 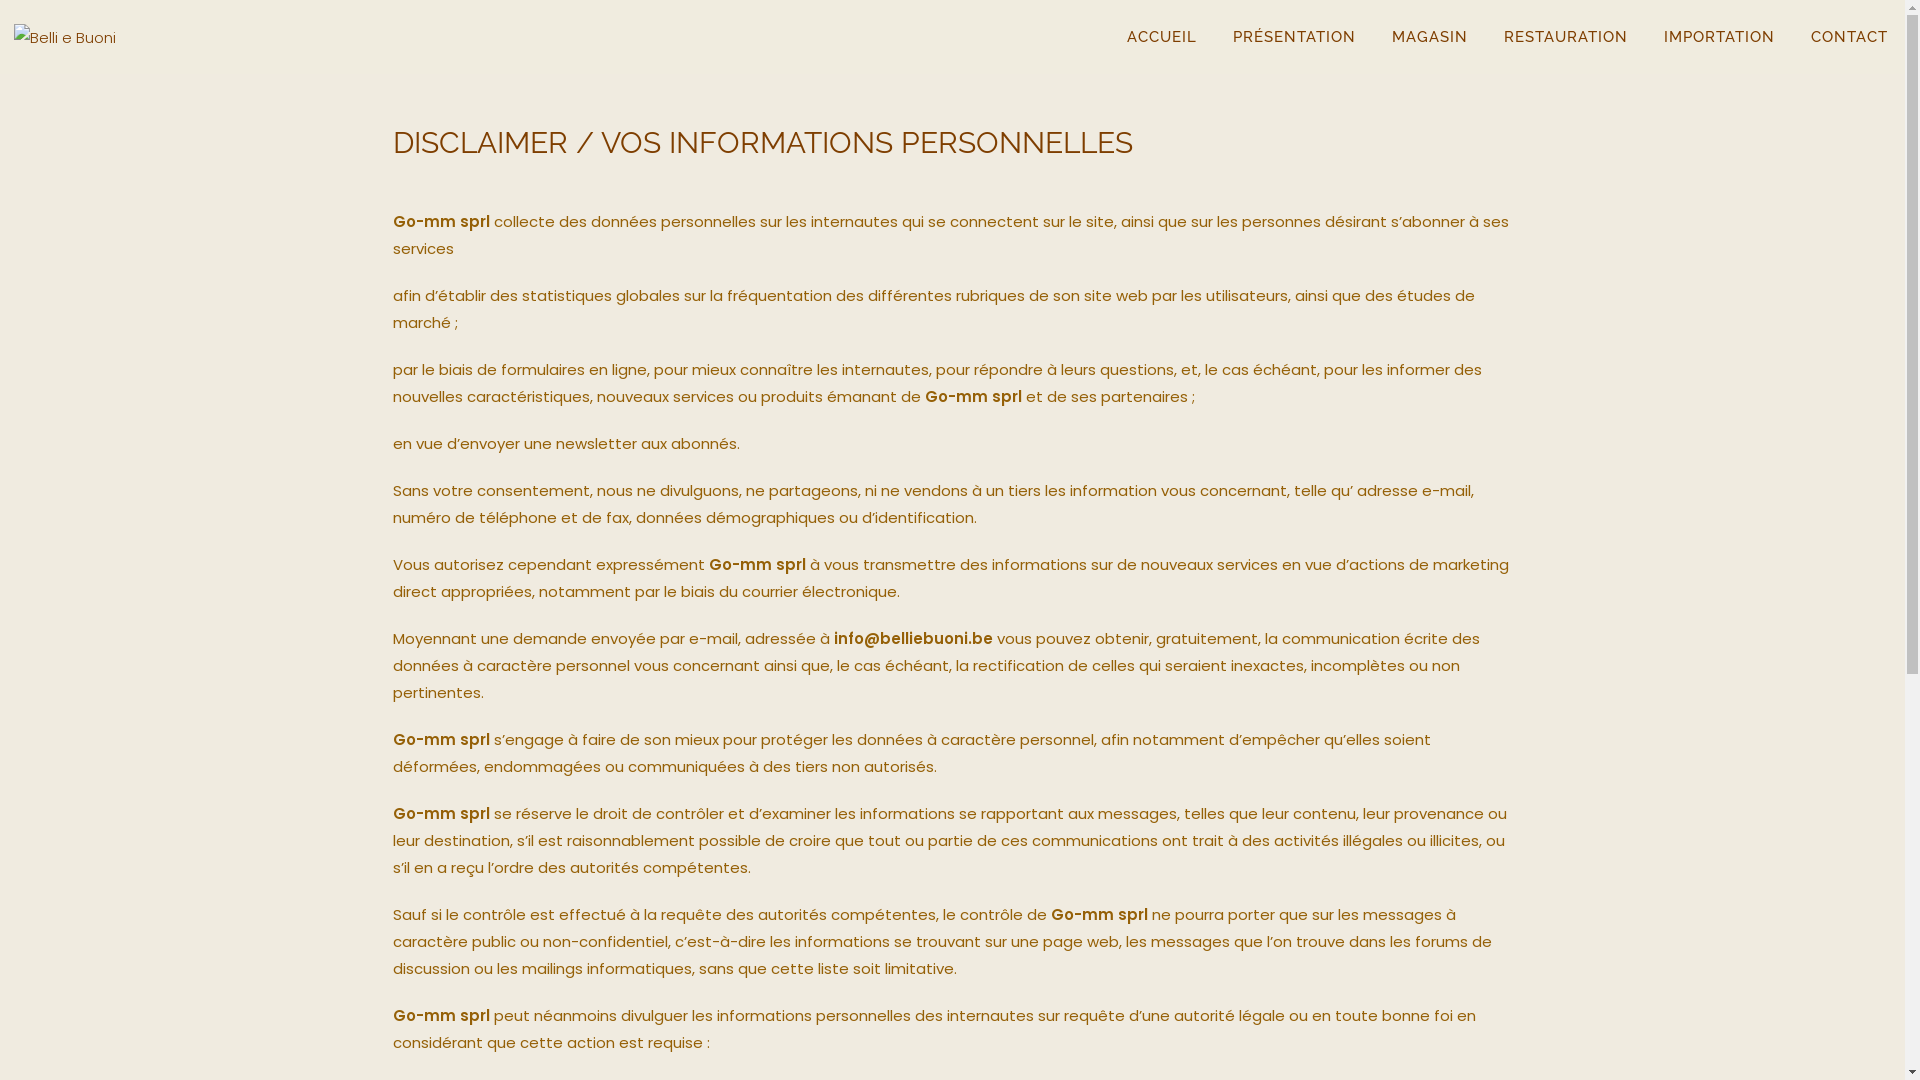 What do you see at coordinates (1161, 37) in the screenshot?
I see `'ACCUEIL'` at bounding box center [1161, 37].